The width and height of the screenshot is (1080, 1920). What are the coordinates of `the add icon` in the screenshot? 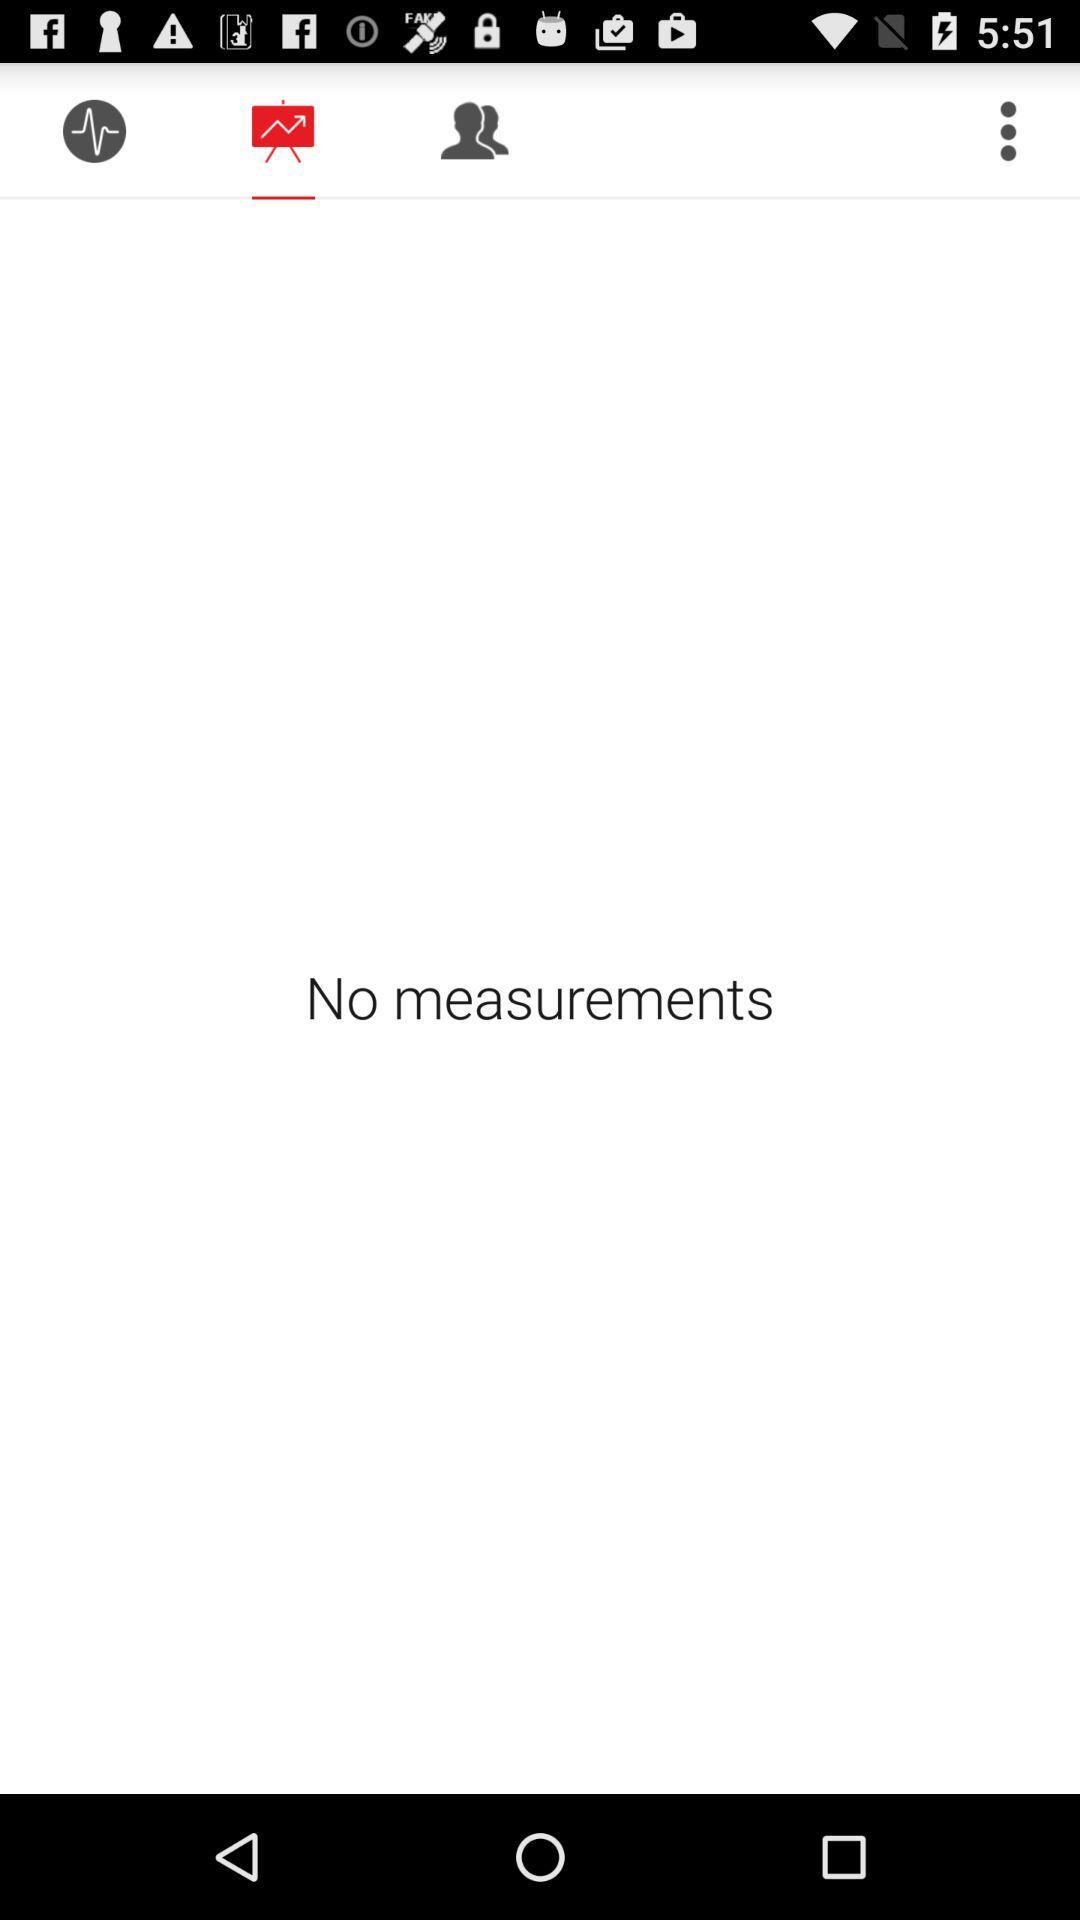 It's located at (94, 139).